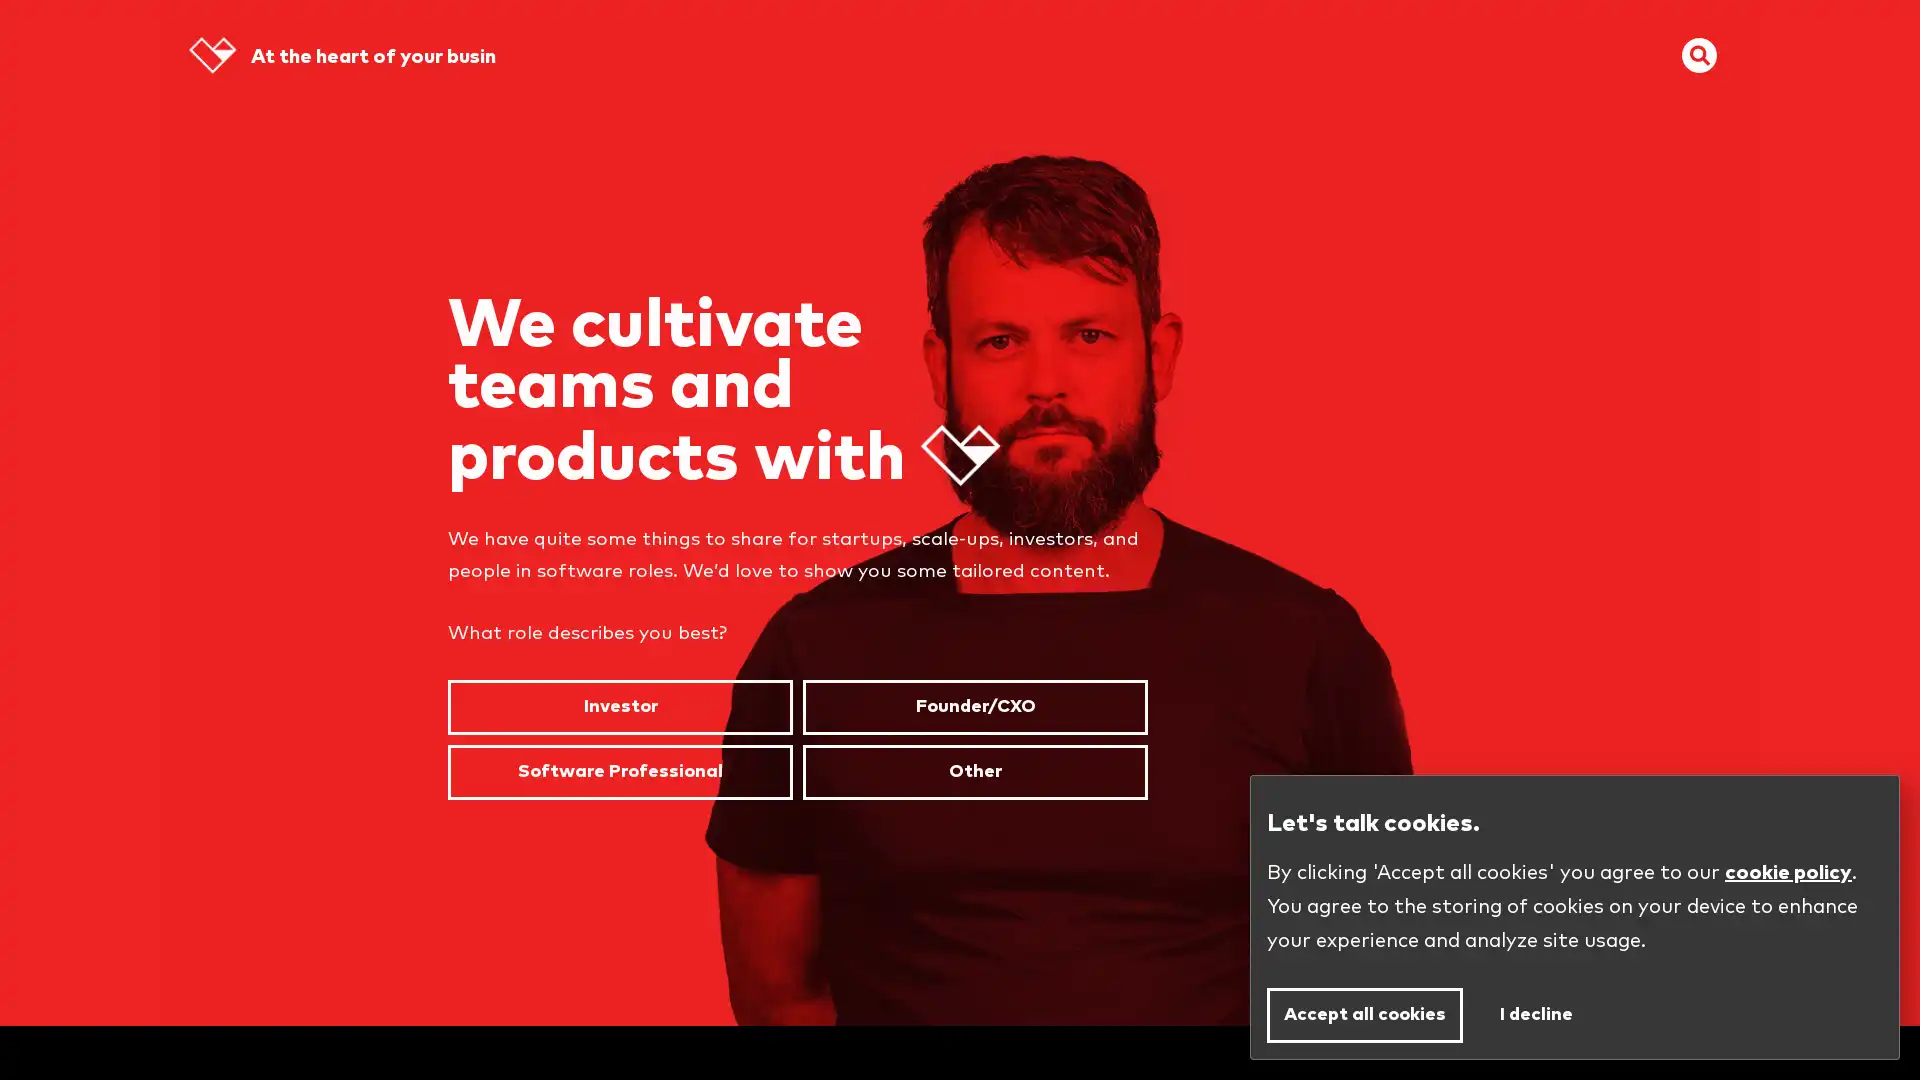 Image resolution: width=1920 pixels, height=1080 pixels. I want to click on Software Professional, so click(619, 770).